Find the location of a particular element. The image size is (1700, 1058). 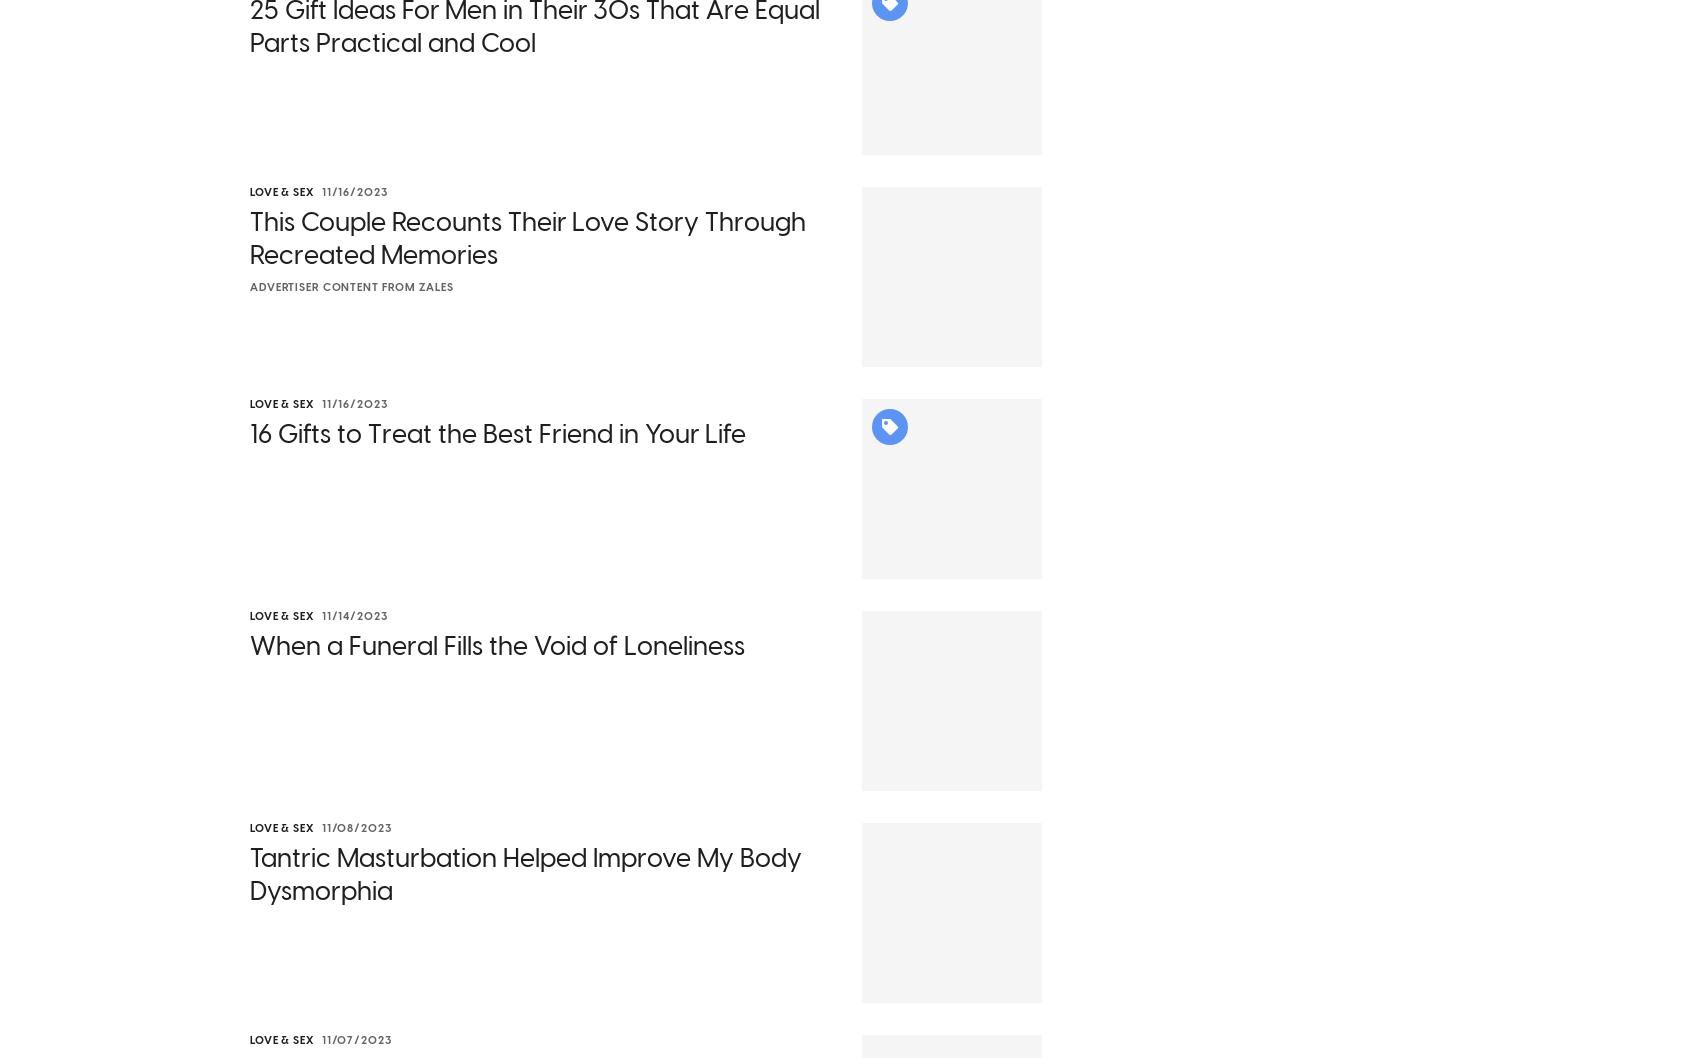

'Child Care Aware of Virginia' is located at coordinates (919, 309).